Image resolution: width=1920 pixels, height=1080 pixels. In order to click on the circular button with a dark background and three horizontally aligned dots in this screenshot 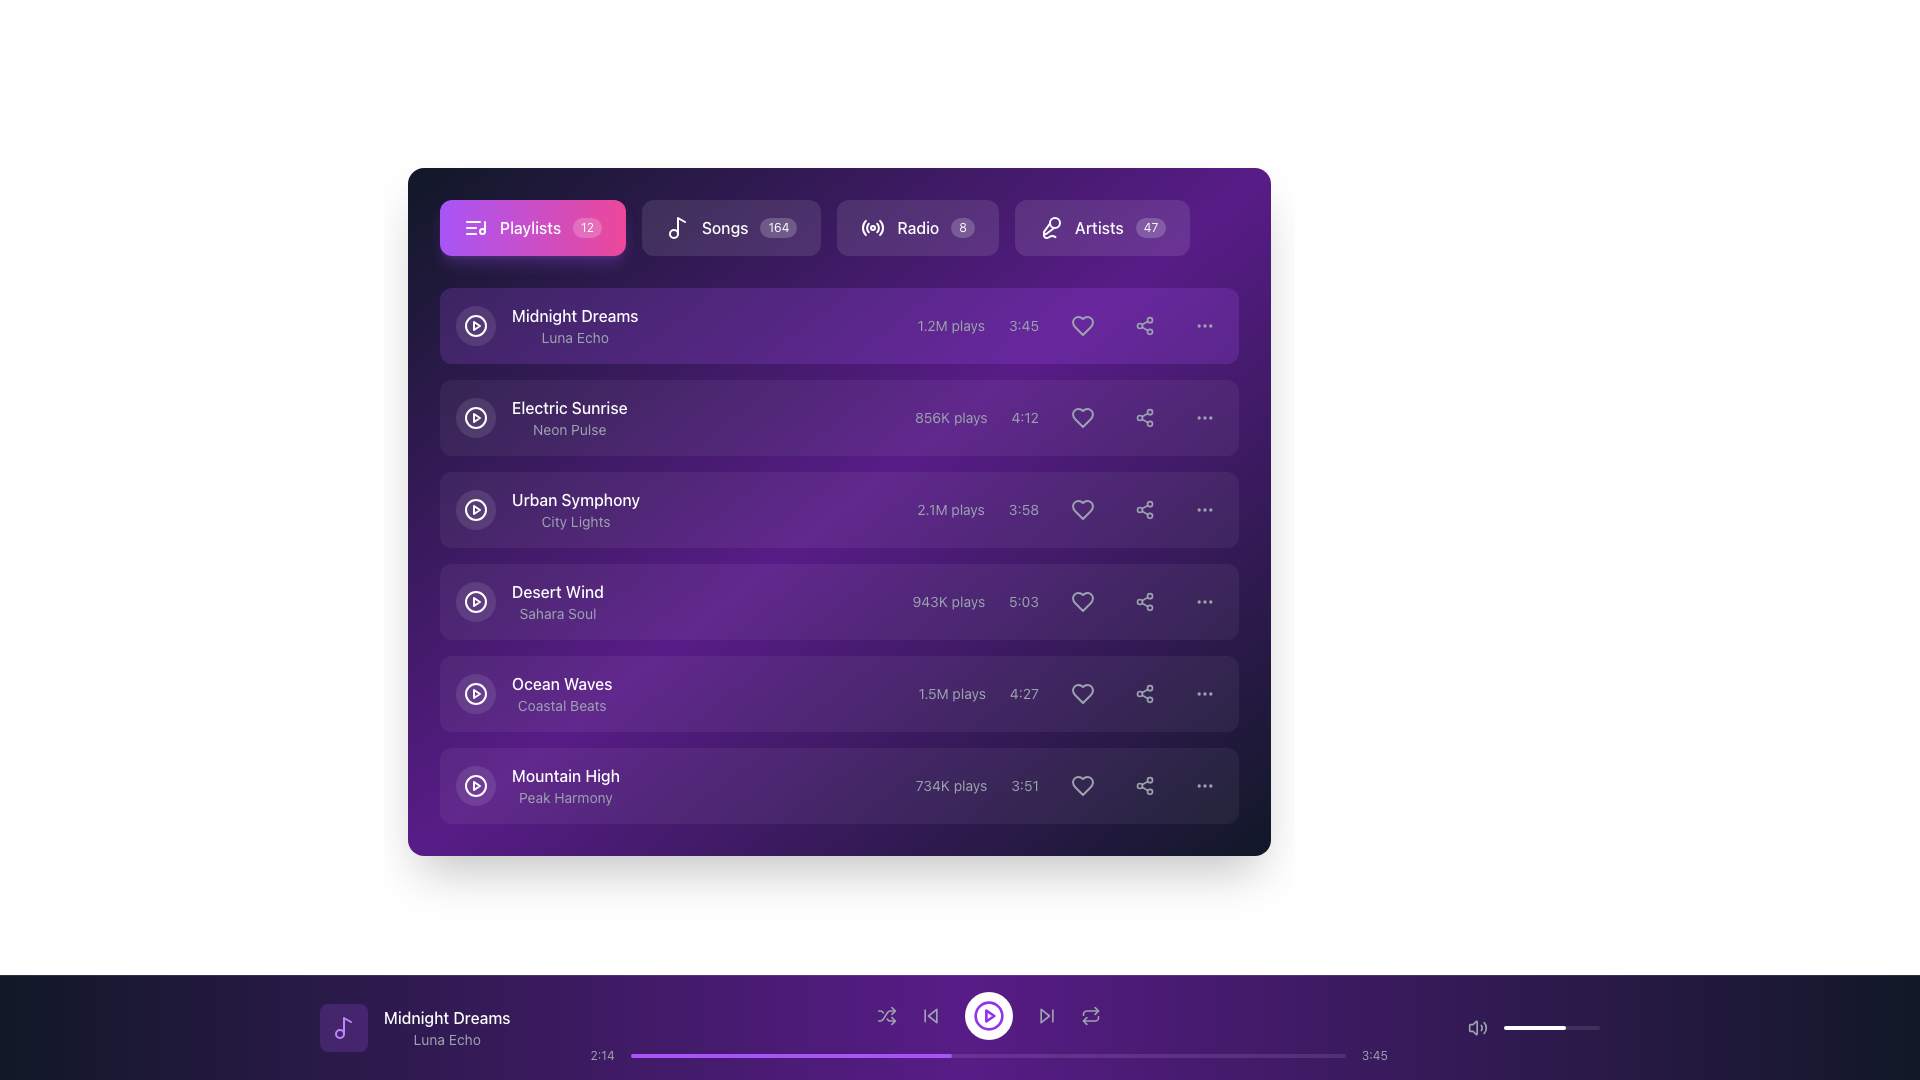, I will do `click(1203, 508)`.